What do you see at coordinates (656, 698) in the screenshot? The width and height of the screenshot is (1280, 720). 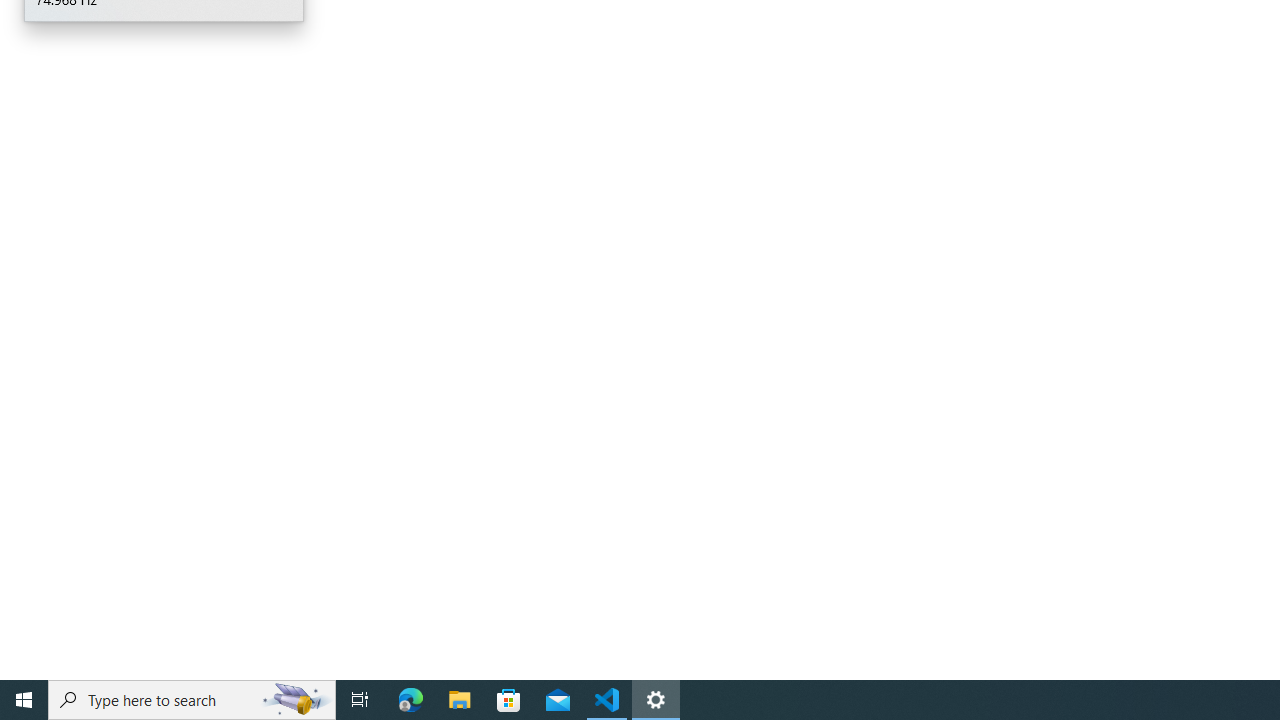 I see `'Settings - 1 running window'` at bounding box center [656, 698].